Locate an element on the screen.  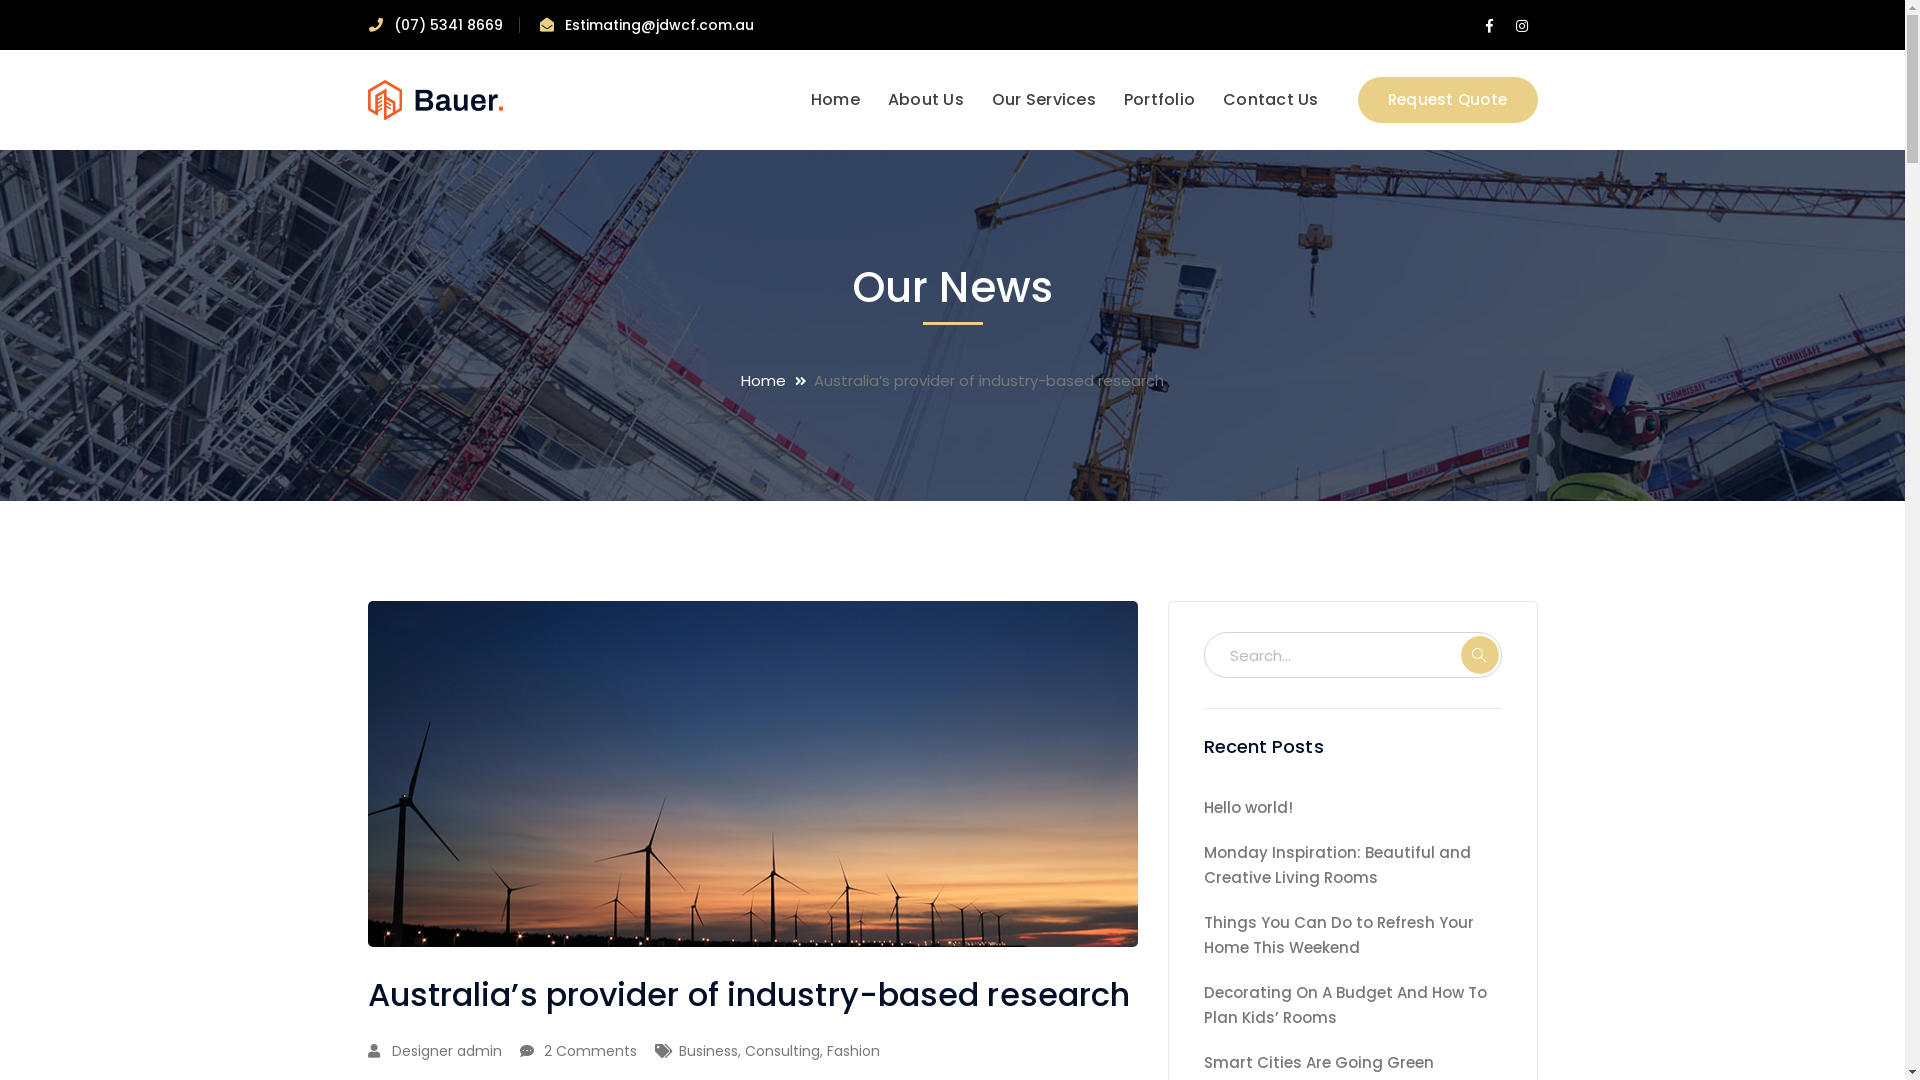
'Hello world!' is located at coordinates (1247, 806).